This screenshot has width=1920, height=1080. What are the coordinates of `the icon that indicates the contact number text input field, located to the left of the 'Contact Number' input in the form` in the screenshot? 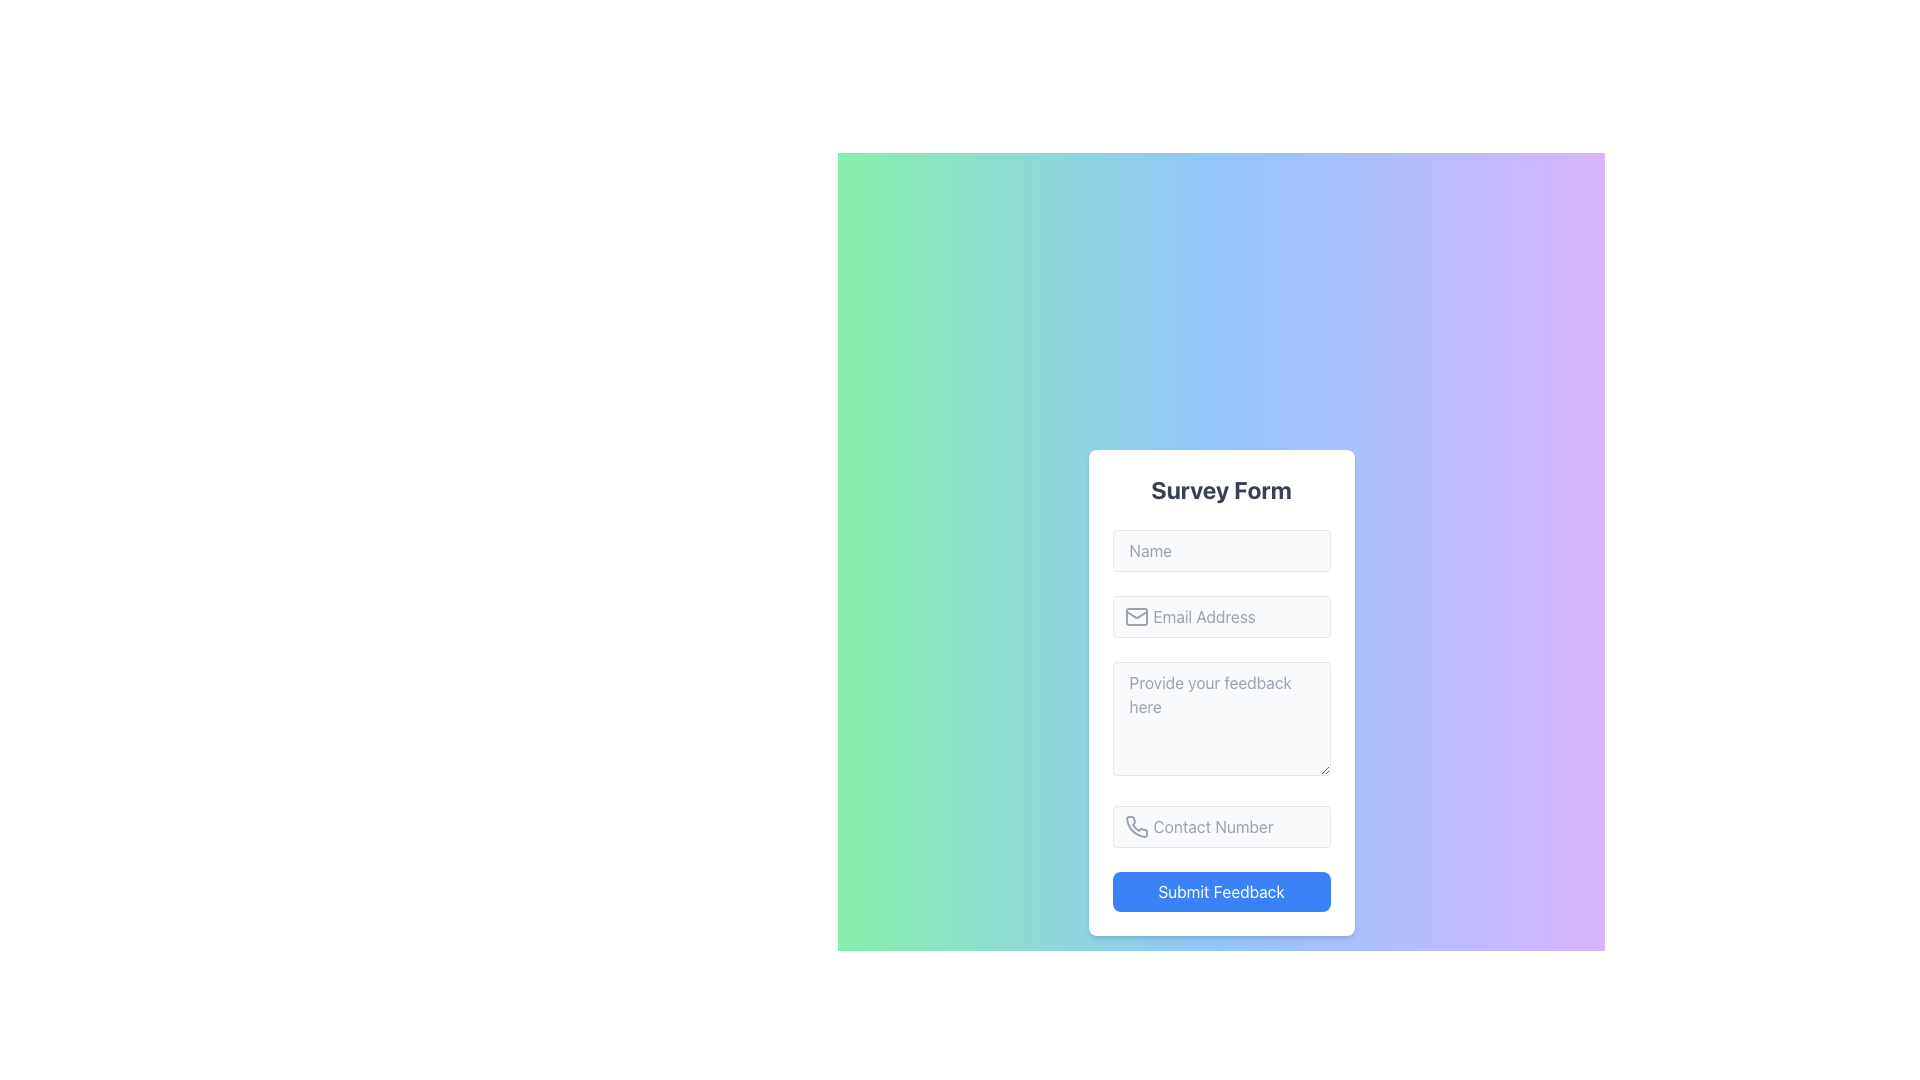 It's located at (1136, 826).